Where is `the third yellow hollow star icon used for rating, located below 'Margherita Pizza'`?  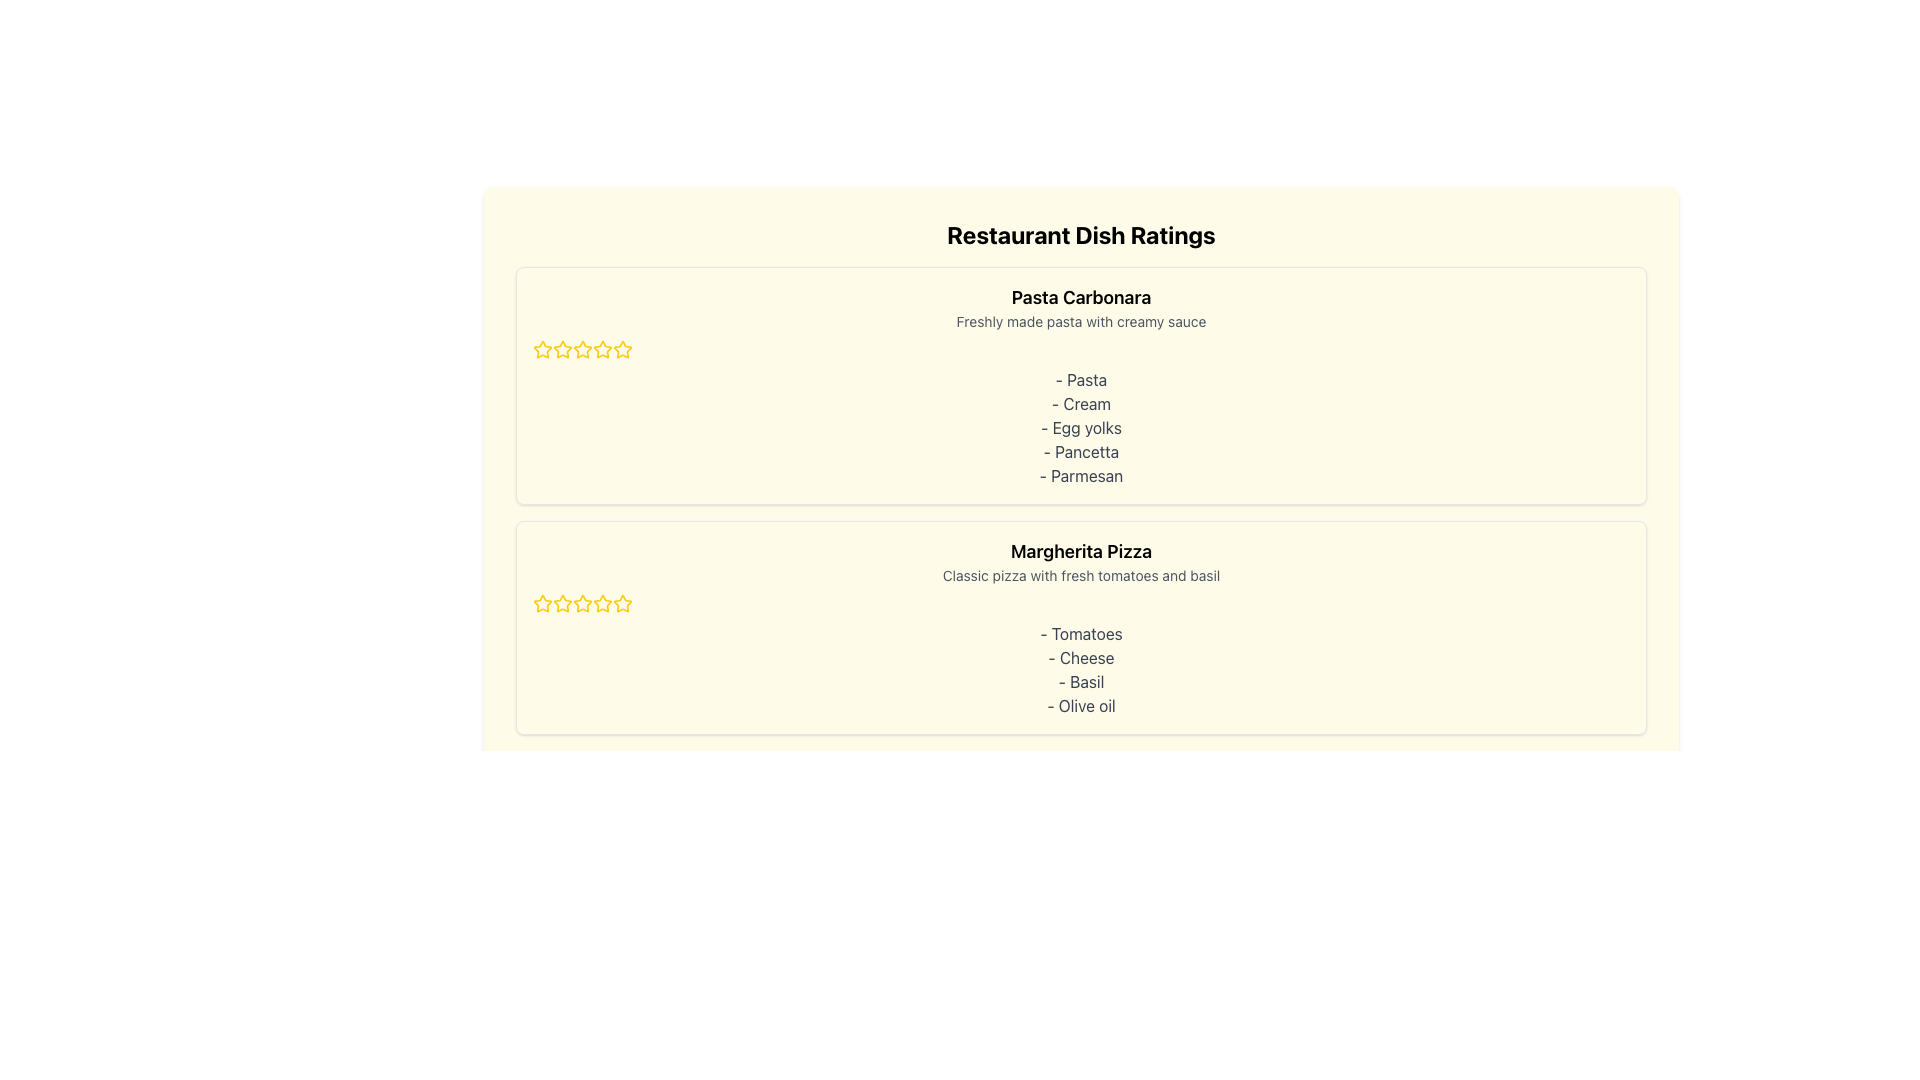 the third yellow hollow star icon used for rating, located below 'Margherita Pizza' is located at coordinates (622, 602).